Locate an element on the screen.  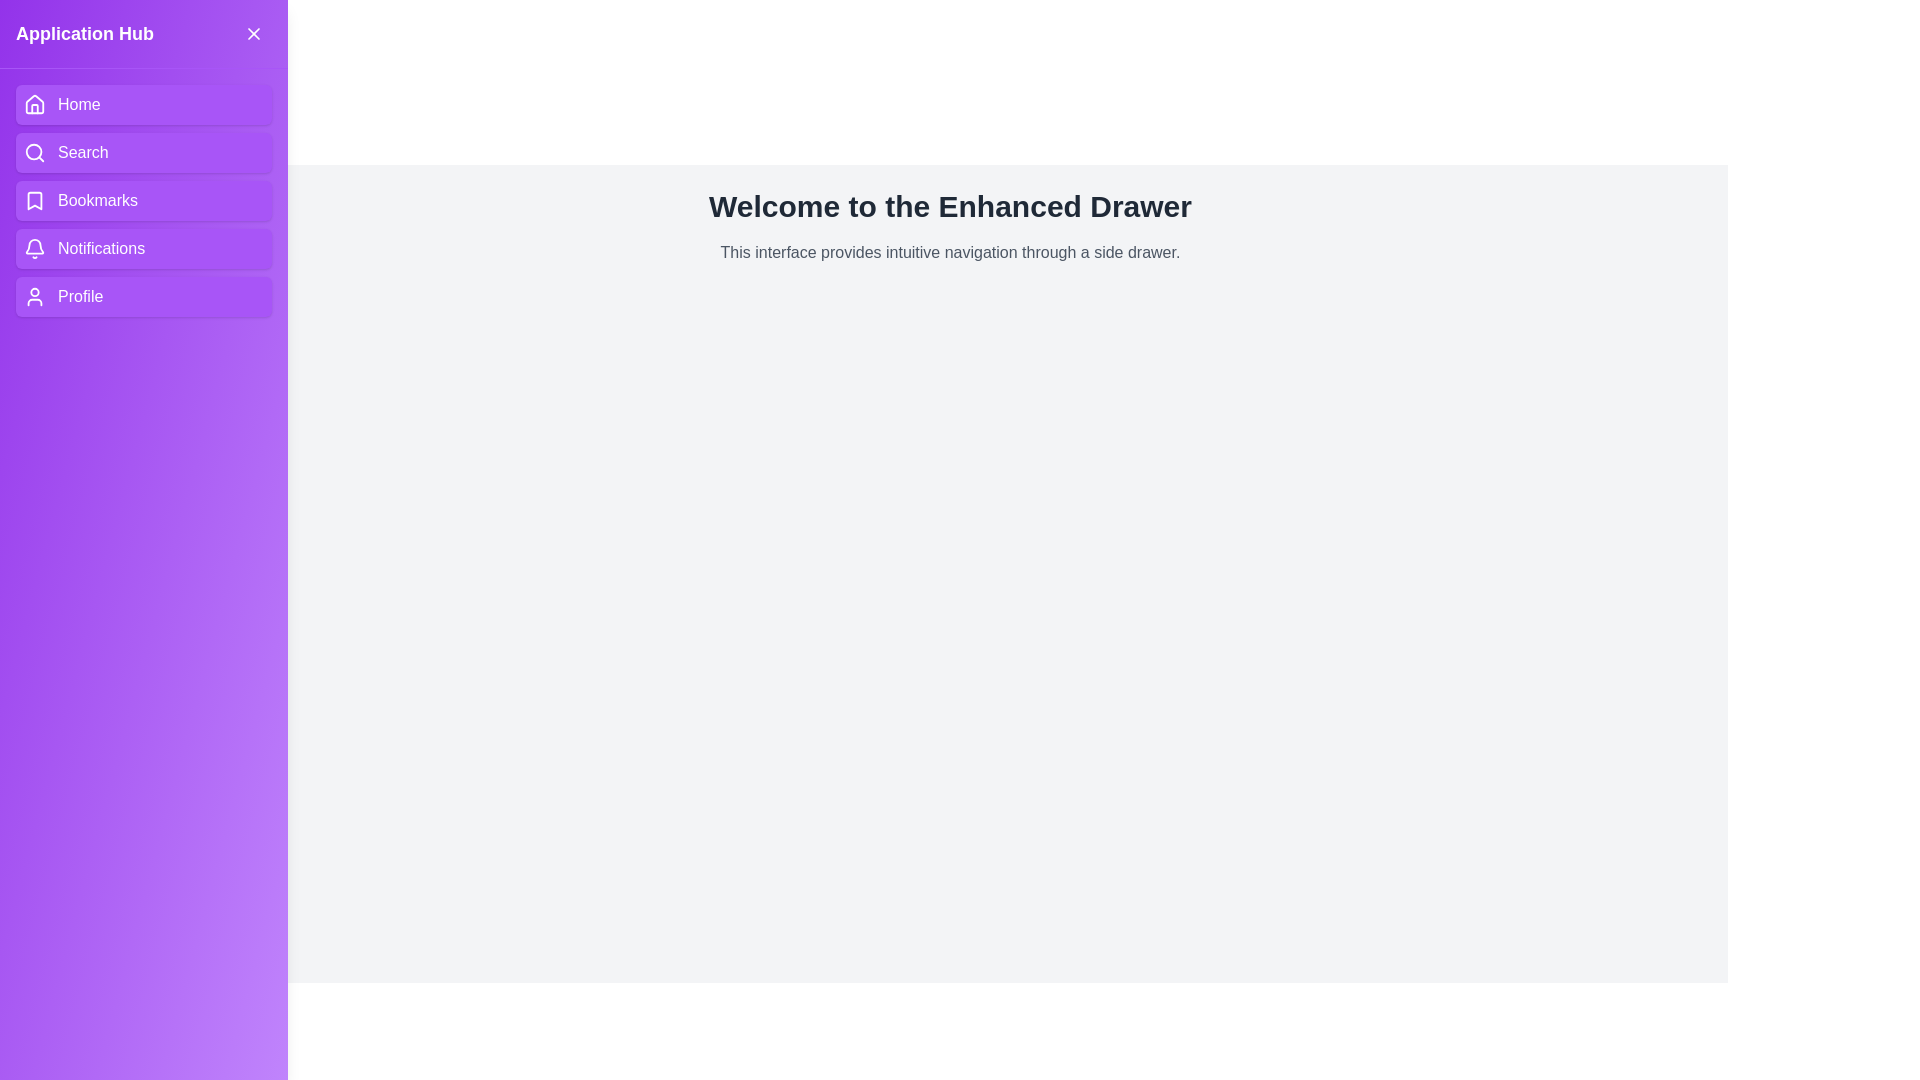
the toggle button located at the top-left corner of the screen to toggle the visibility of the side drawer is located at coordinates (43, 43).